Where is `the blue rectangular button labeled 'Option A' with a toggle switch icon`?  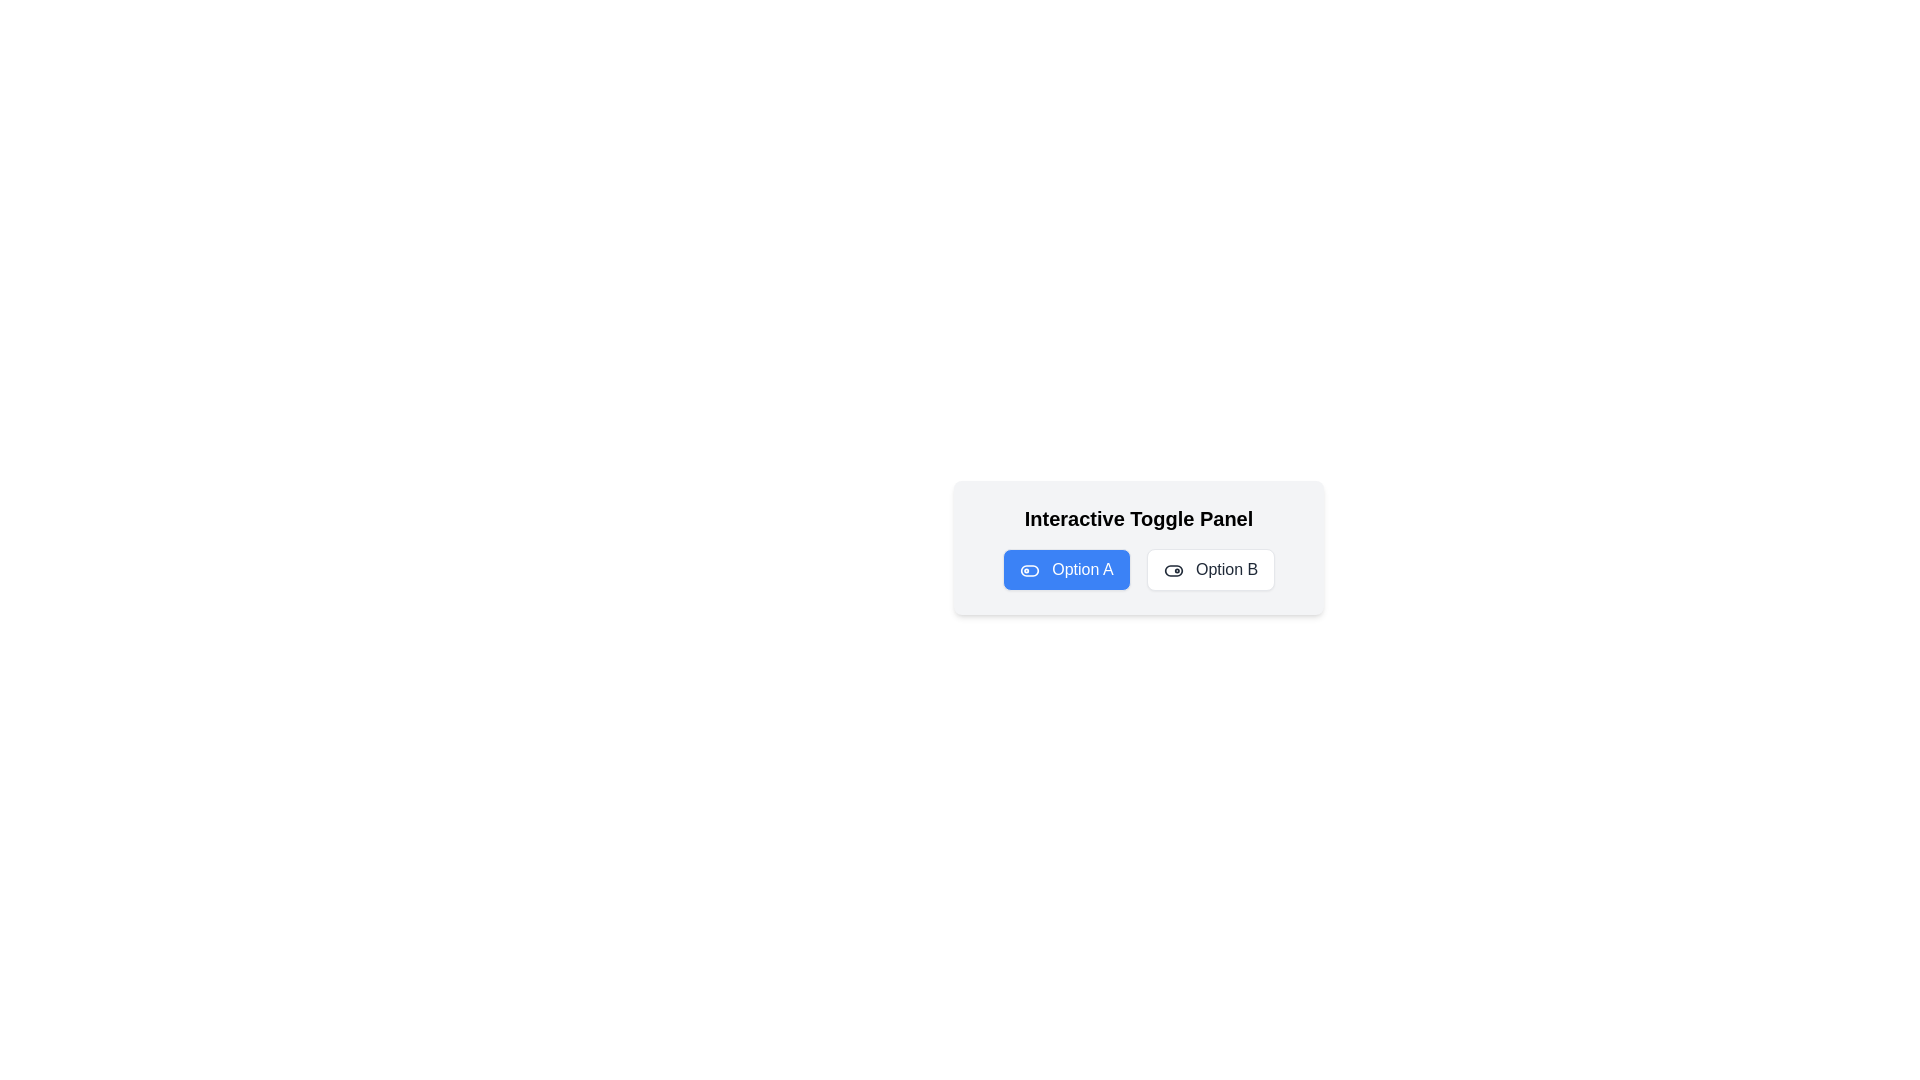
the blue rectangular button labeled 'Option A' with a toggle switch icon is located at coordinates (1065, 570).